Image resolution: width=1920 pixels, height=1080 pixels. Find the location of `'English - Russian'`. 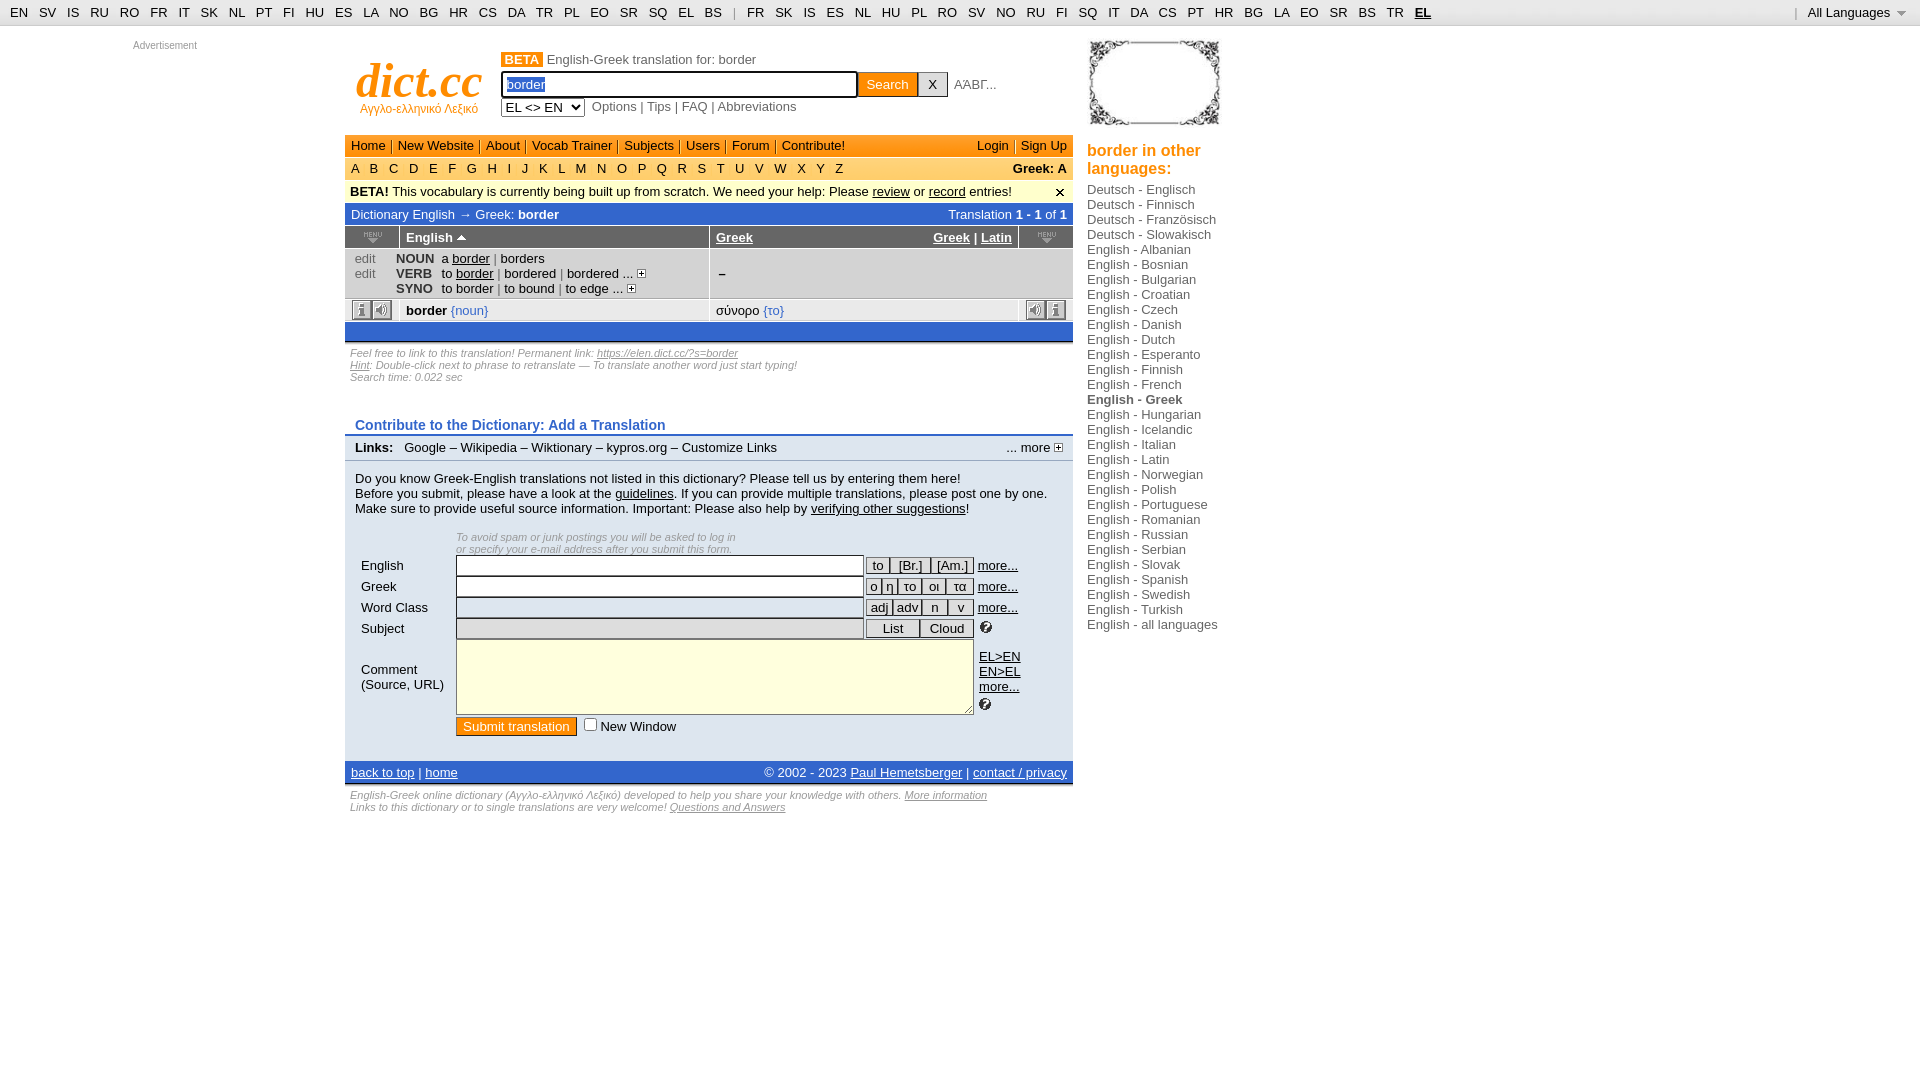

'English - Russian' is located at coordinates (1137, 533).